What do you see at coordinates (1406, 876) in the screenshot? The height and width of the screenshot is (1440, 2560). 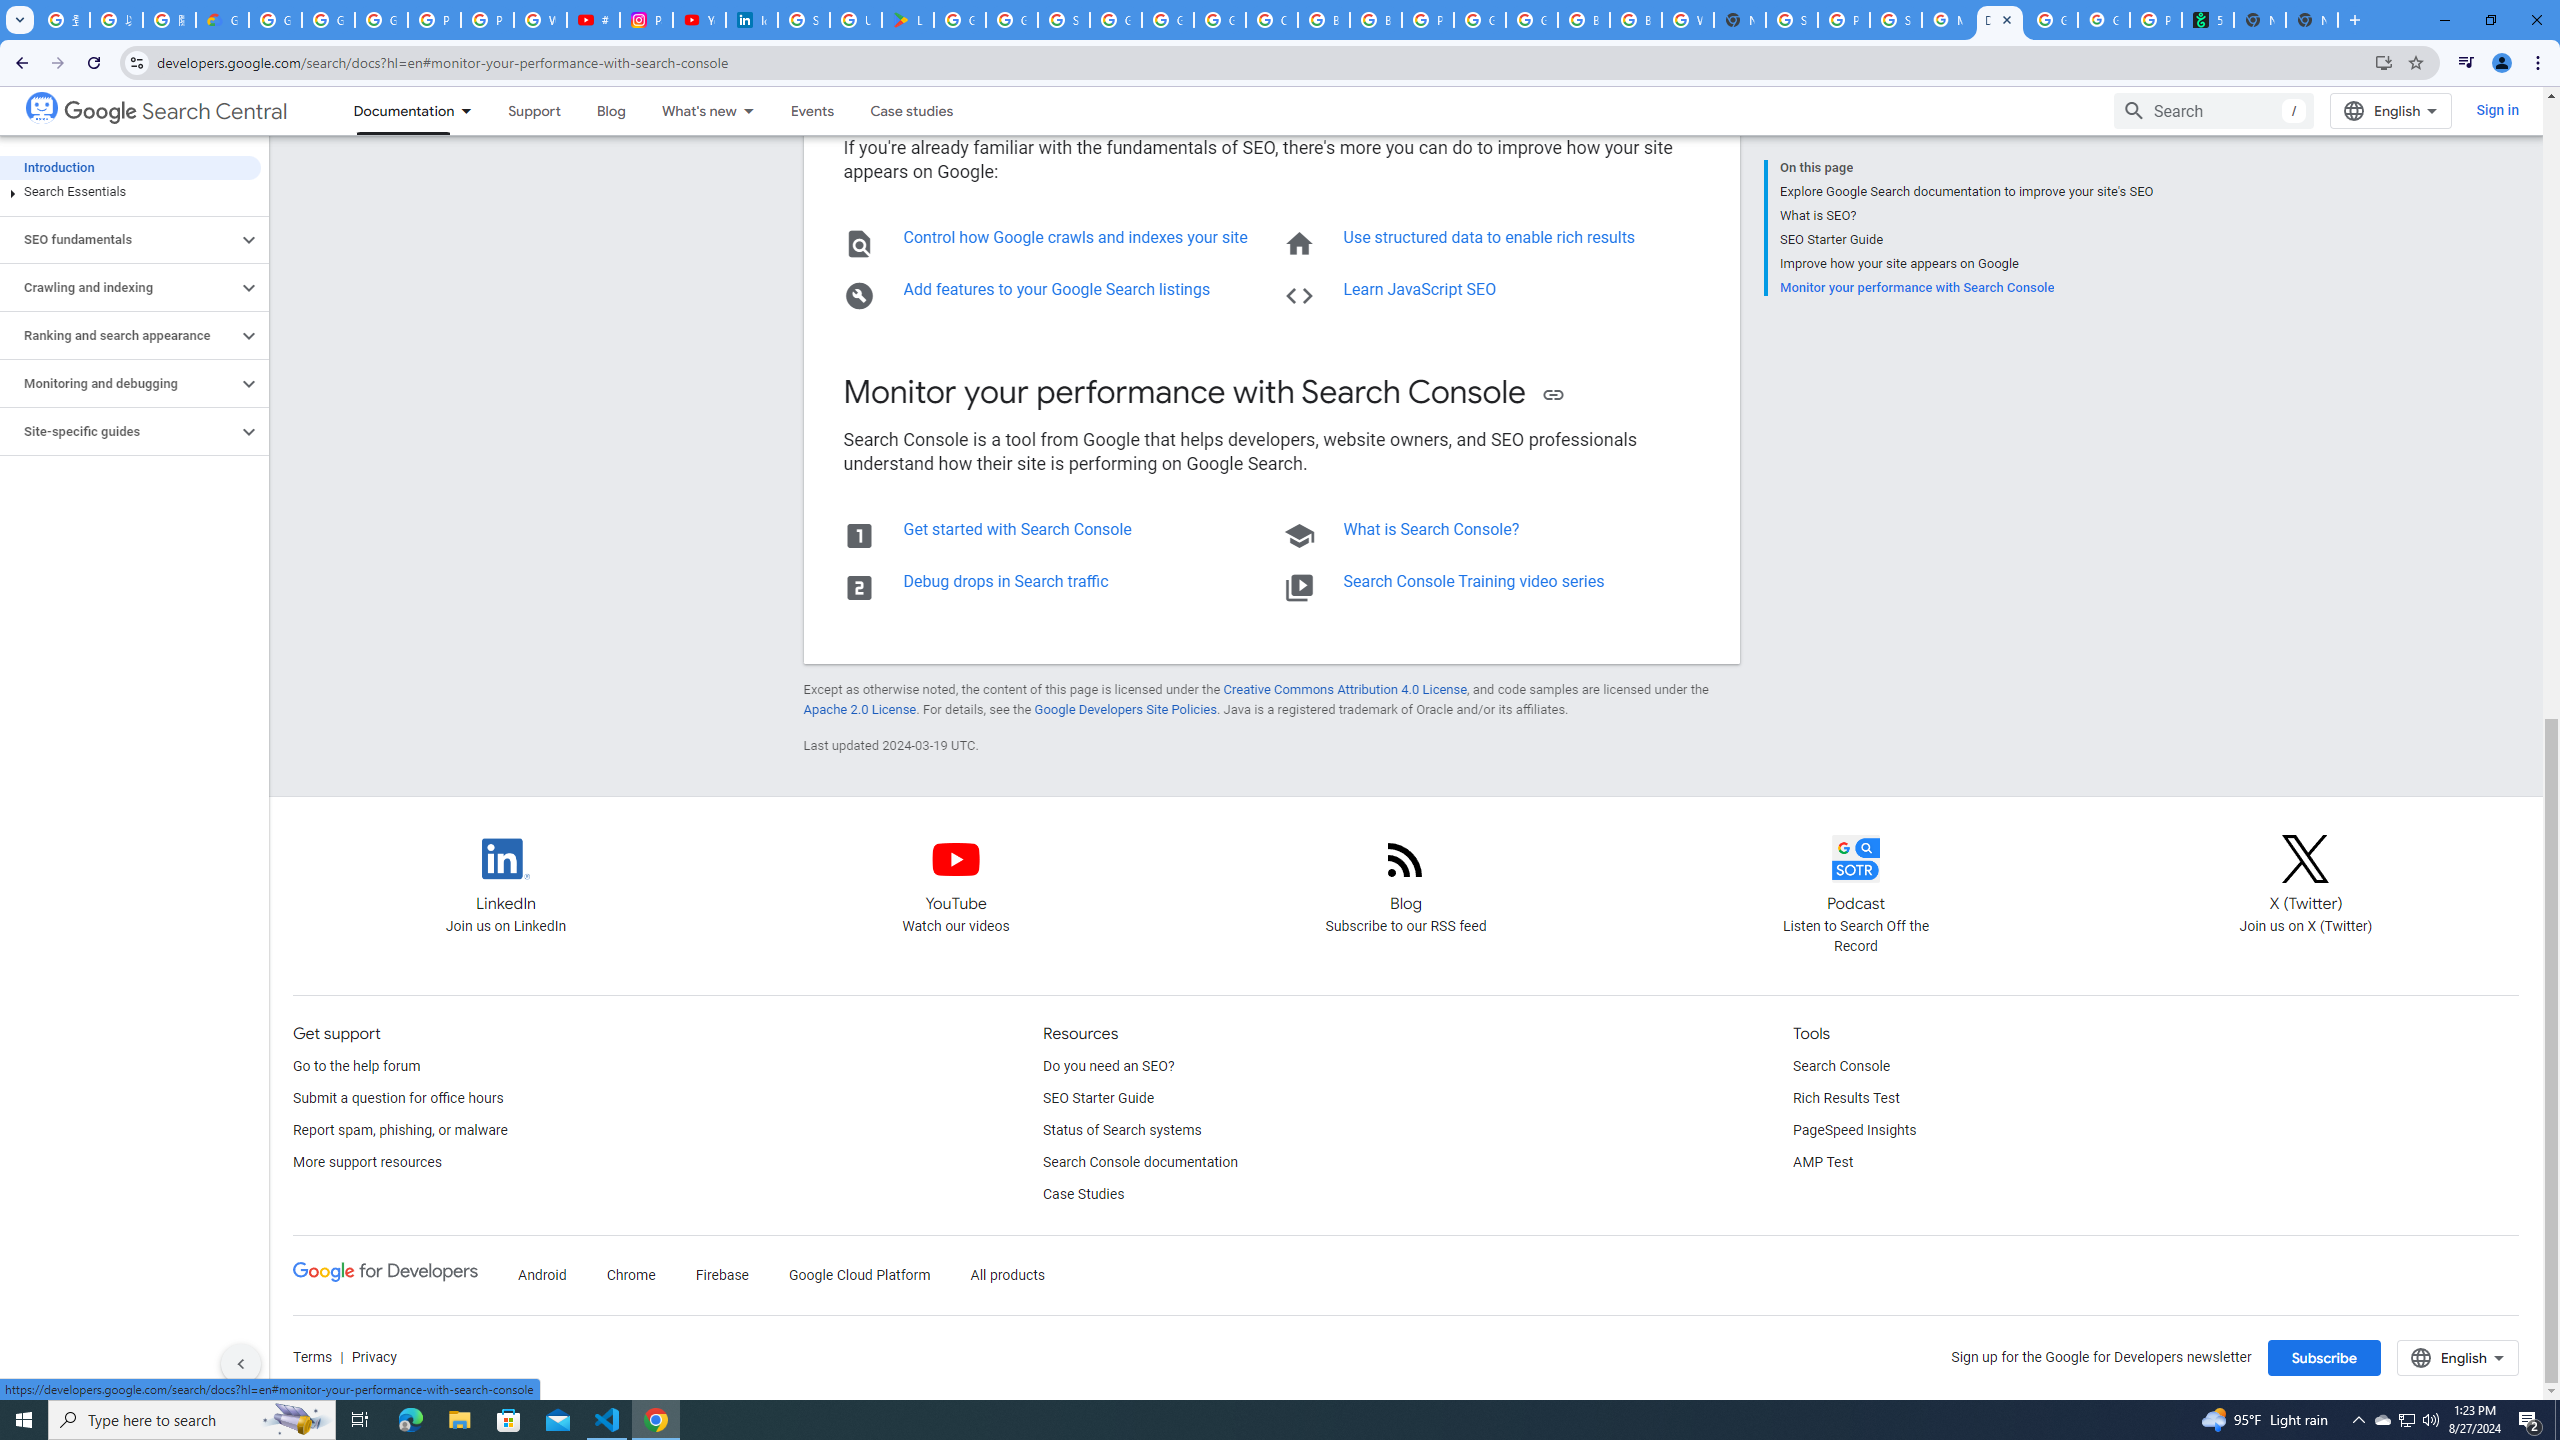 I see `'RSS feed for the Search Central Blog'` at bounding box center [1406, 876].